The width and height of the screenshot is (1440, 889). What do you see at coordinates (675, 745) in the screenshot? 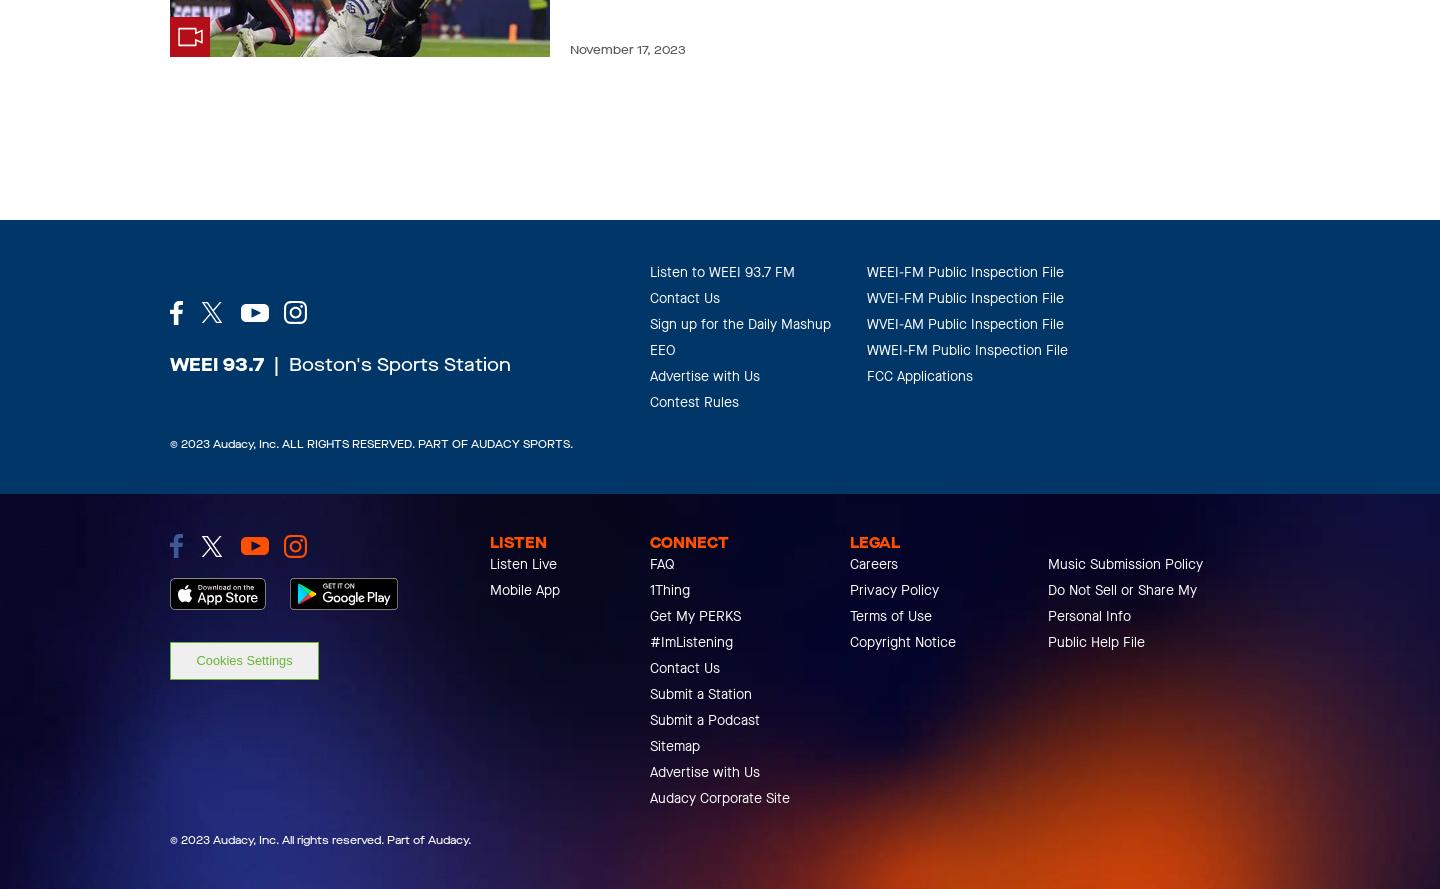
I see `'Sitemap'` at bounding box center [675, 745].